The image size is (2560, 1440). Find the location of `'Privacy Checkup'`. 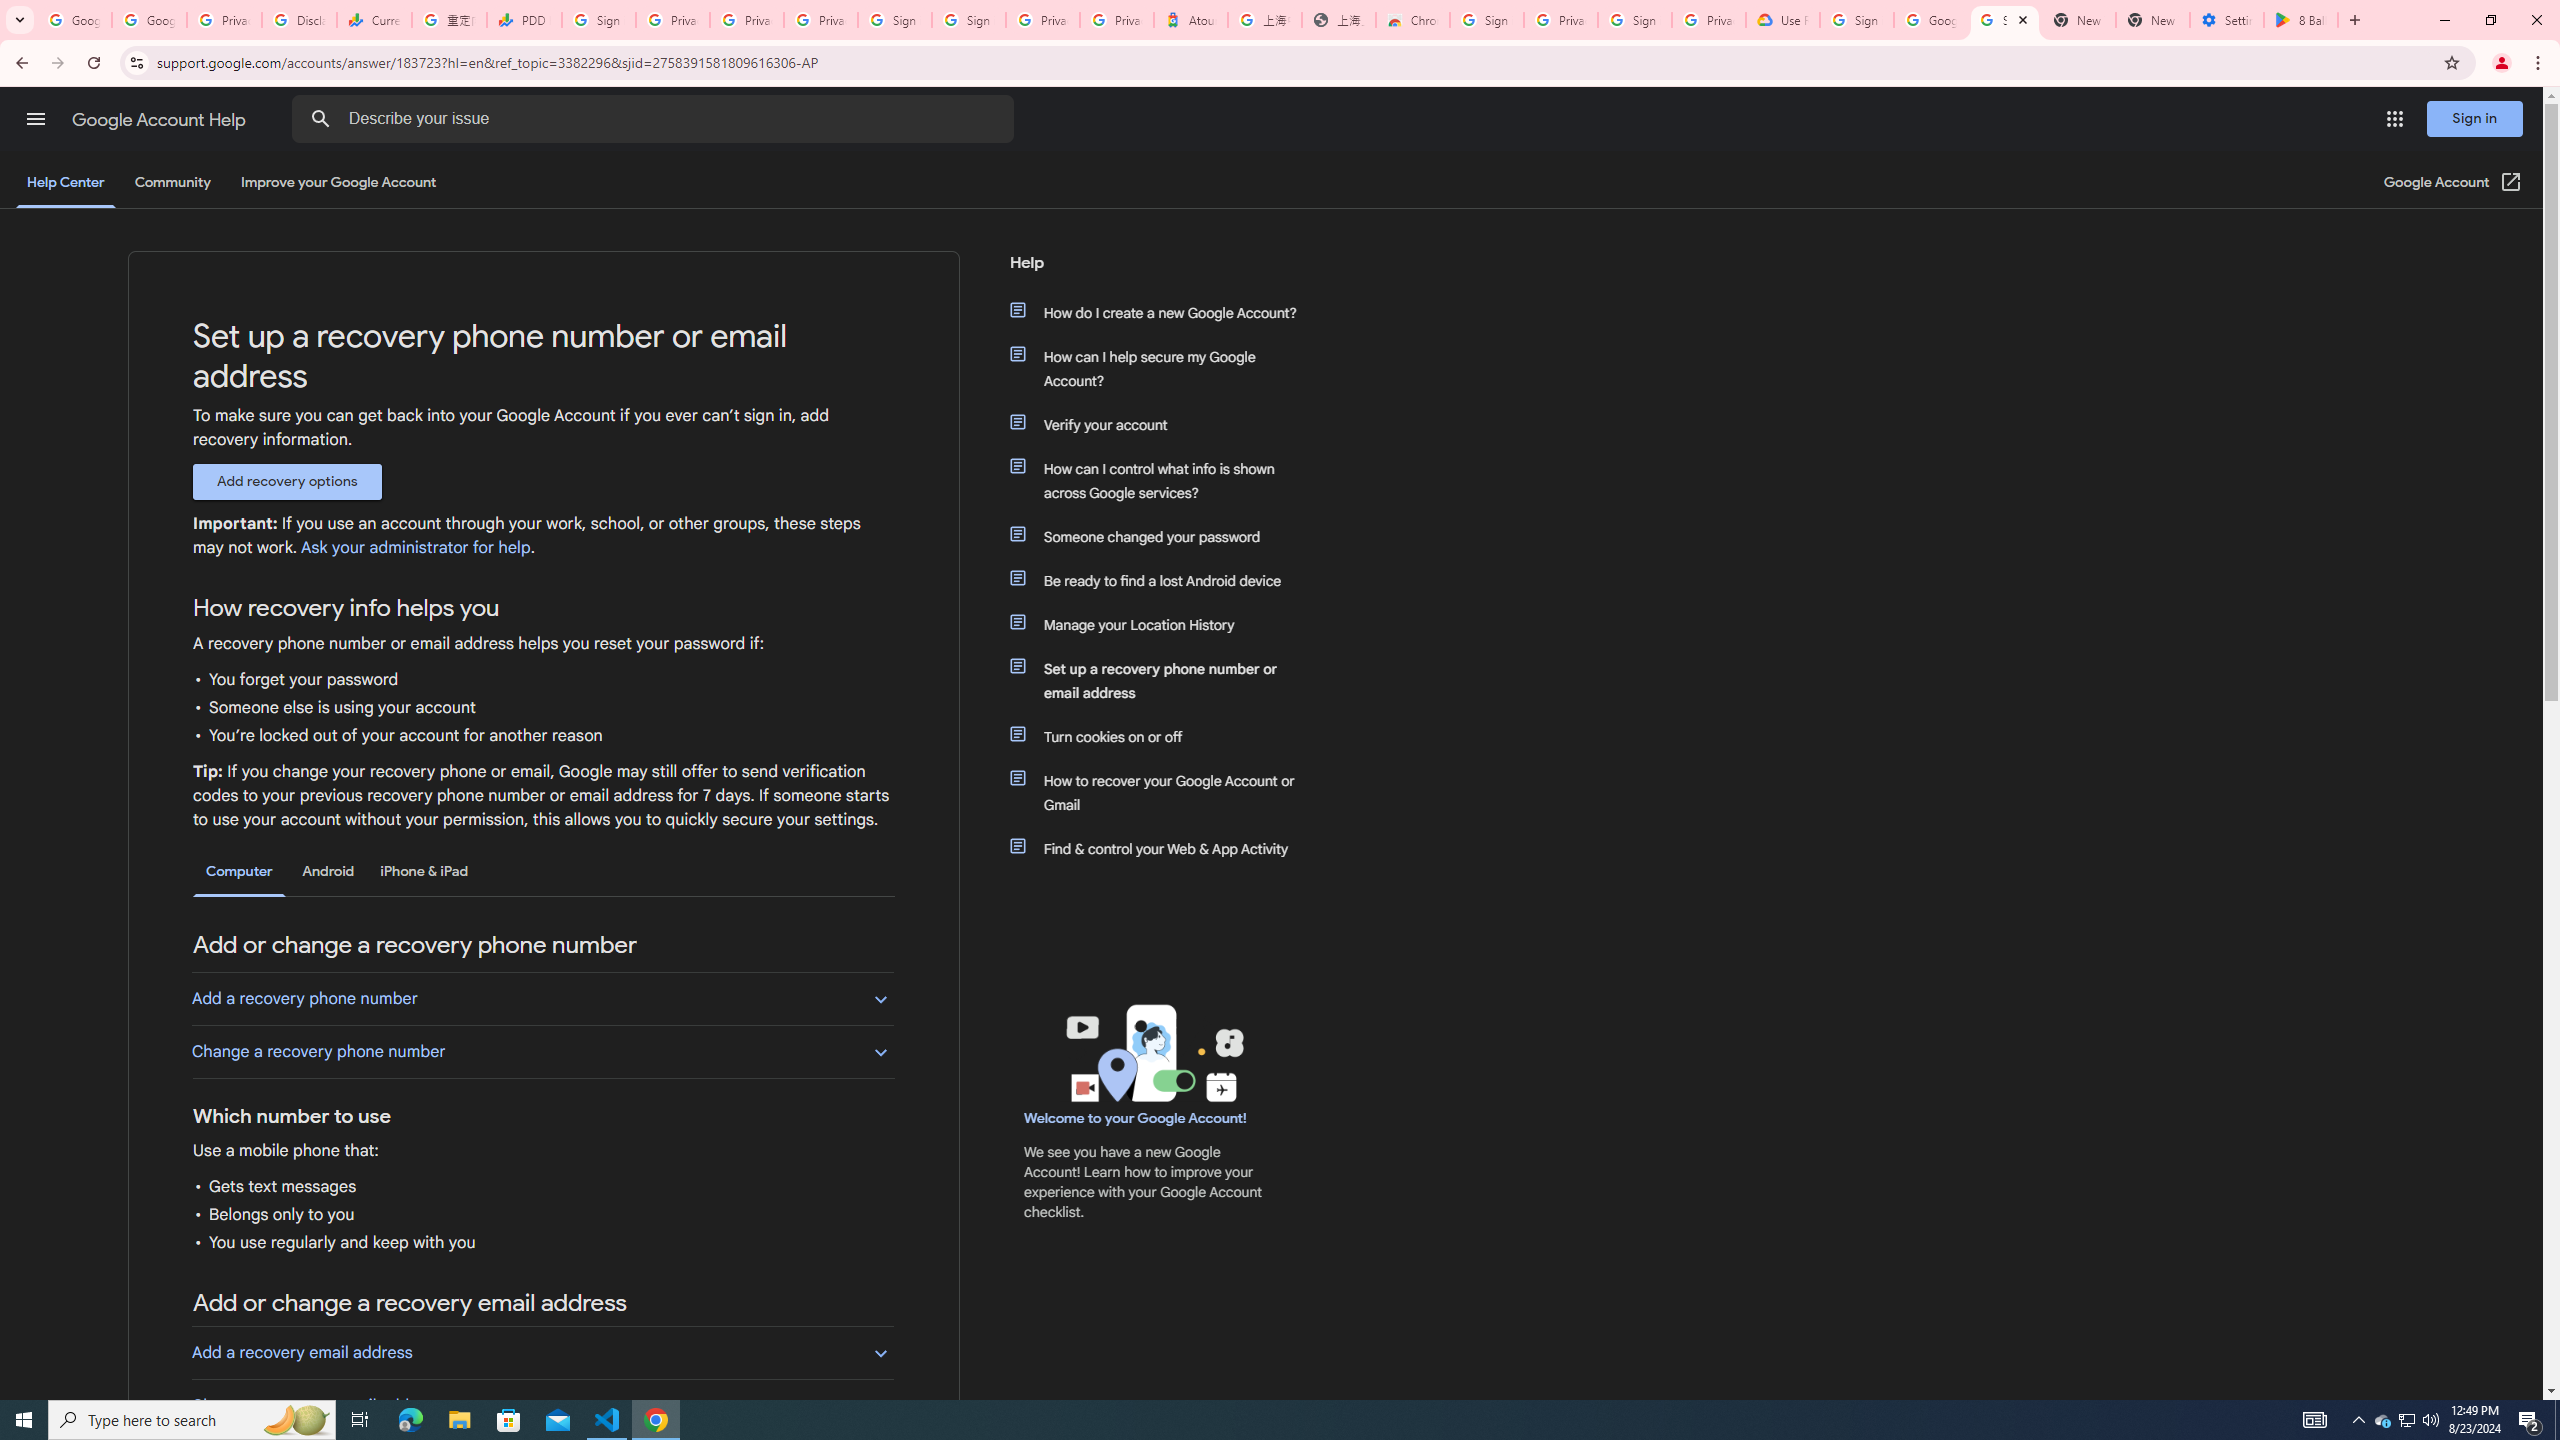

'Privacy Checkup' is located at coordinates (820, 19).